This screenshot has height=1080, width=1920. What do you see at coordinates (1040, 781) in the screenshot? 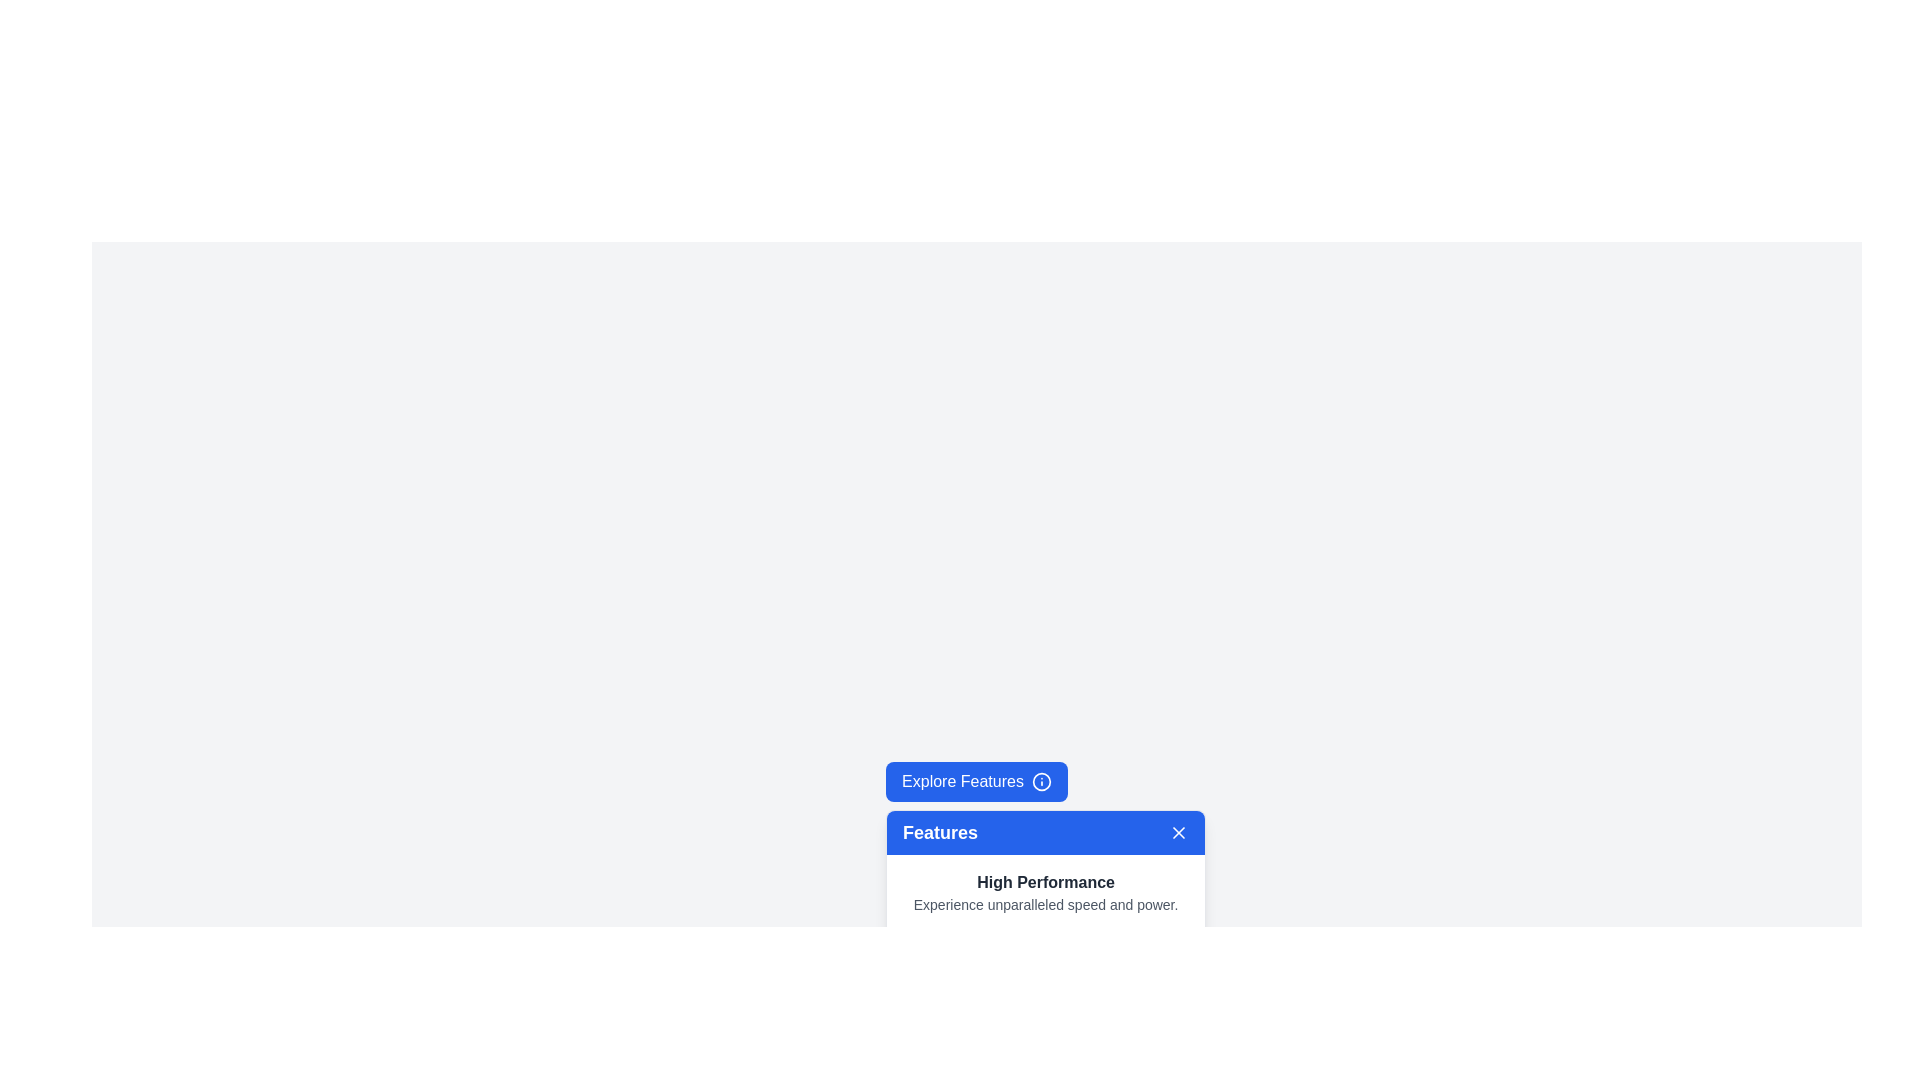
I see `the circular graphical icon located inside the 'Explore Features' button, positioned towards the right side of the button above the 'Features' panel` at bounding box center [1040, 781].